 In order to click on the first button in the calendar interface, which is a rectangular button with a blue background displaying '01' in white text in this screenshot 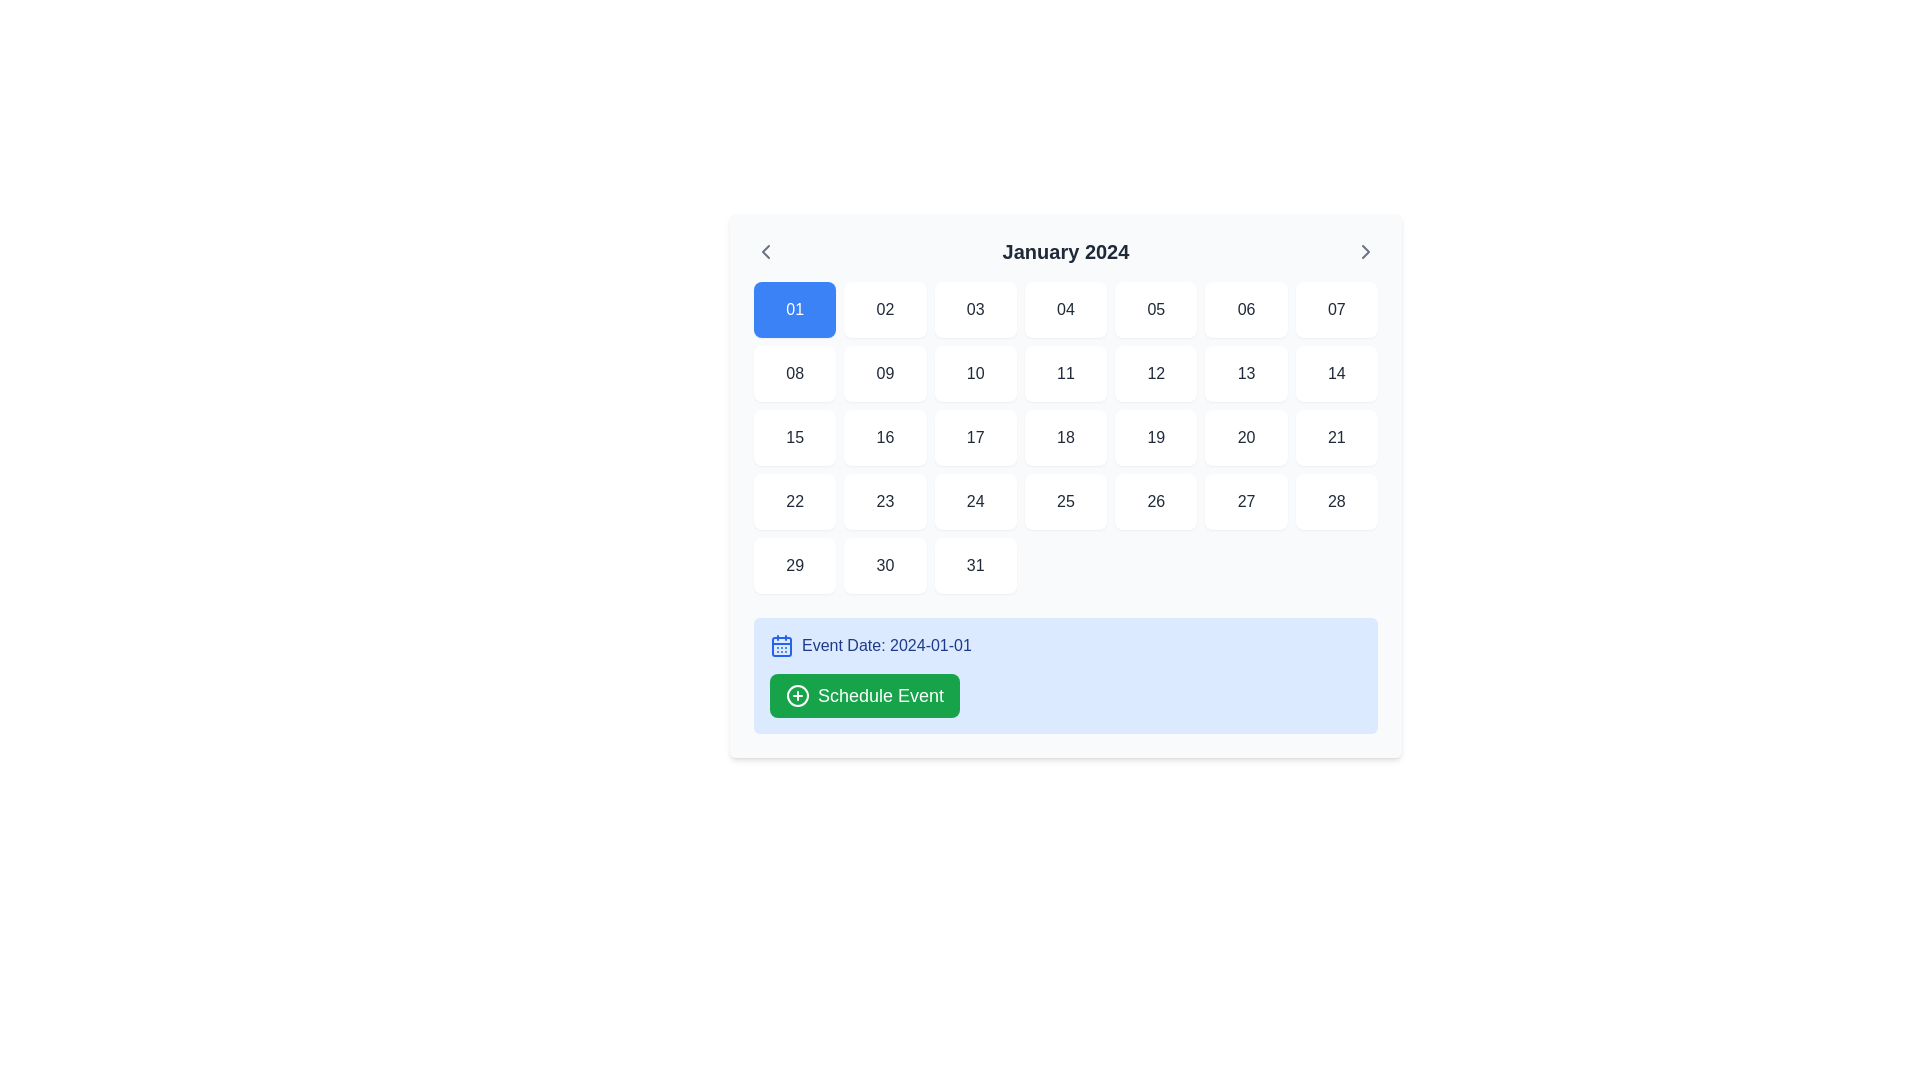, I will do `click(794, 309)`.